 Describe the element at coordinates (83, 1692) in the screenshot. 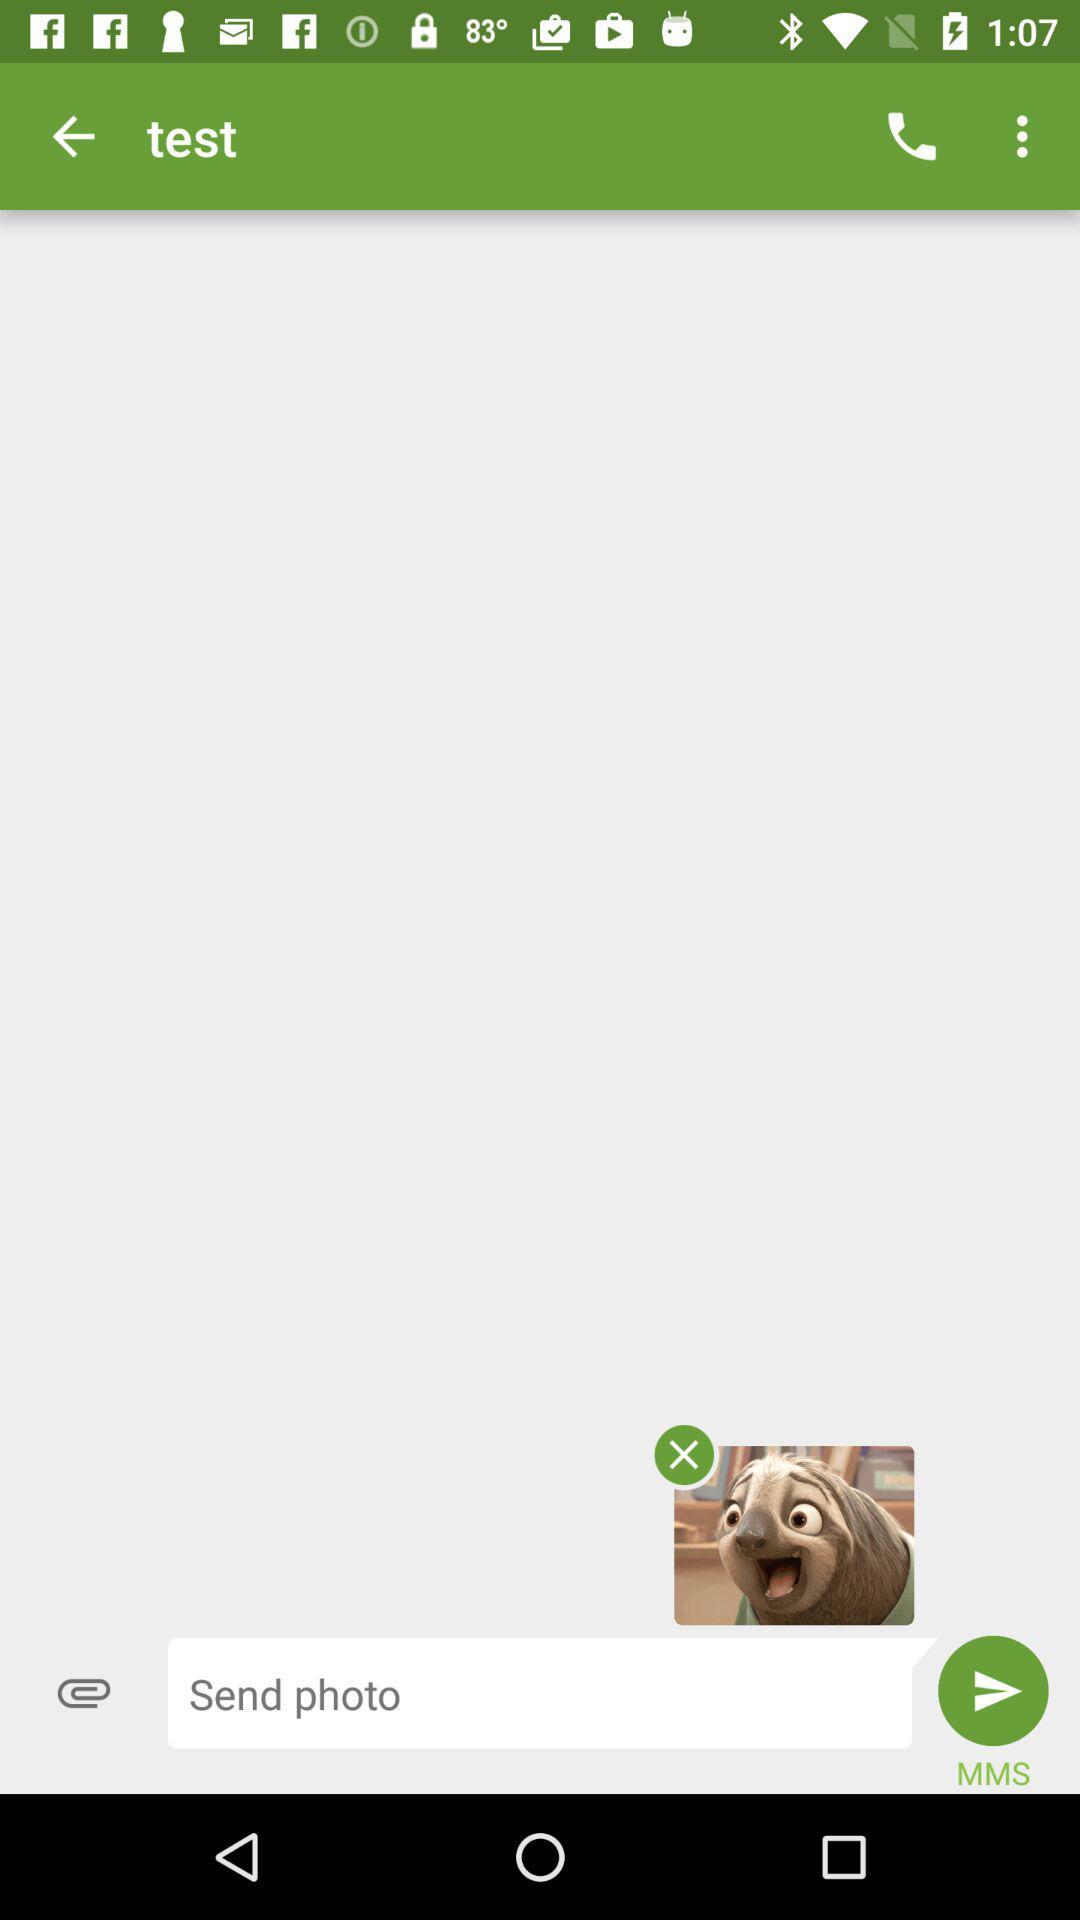

I see `the attach_file icon` at that location.